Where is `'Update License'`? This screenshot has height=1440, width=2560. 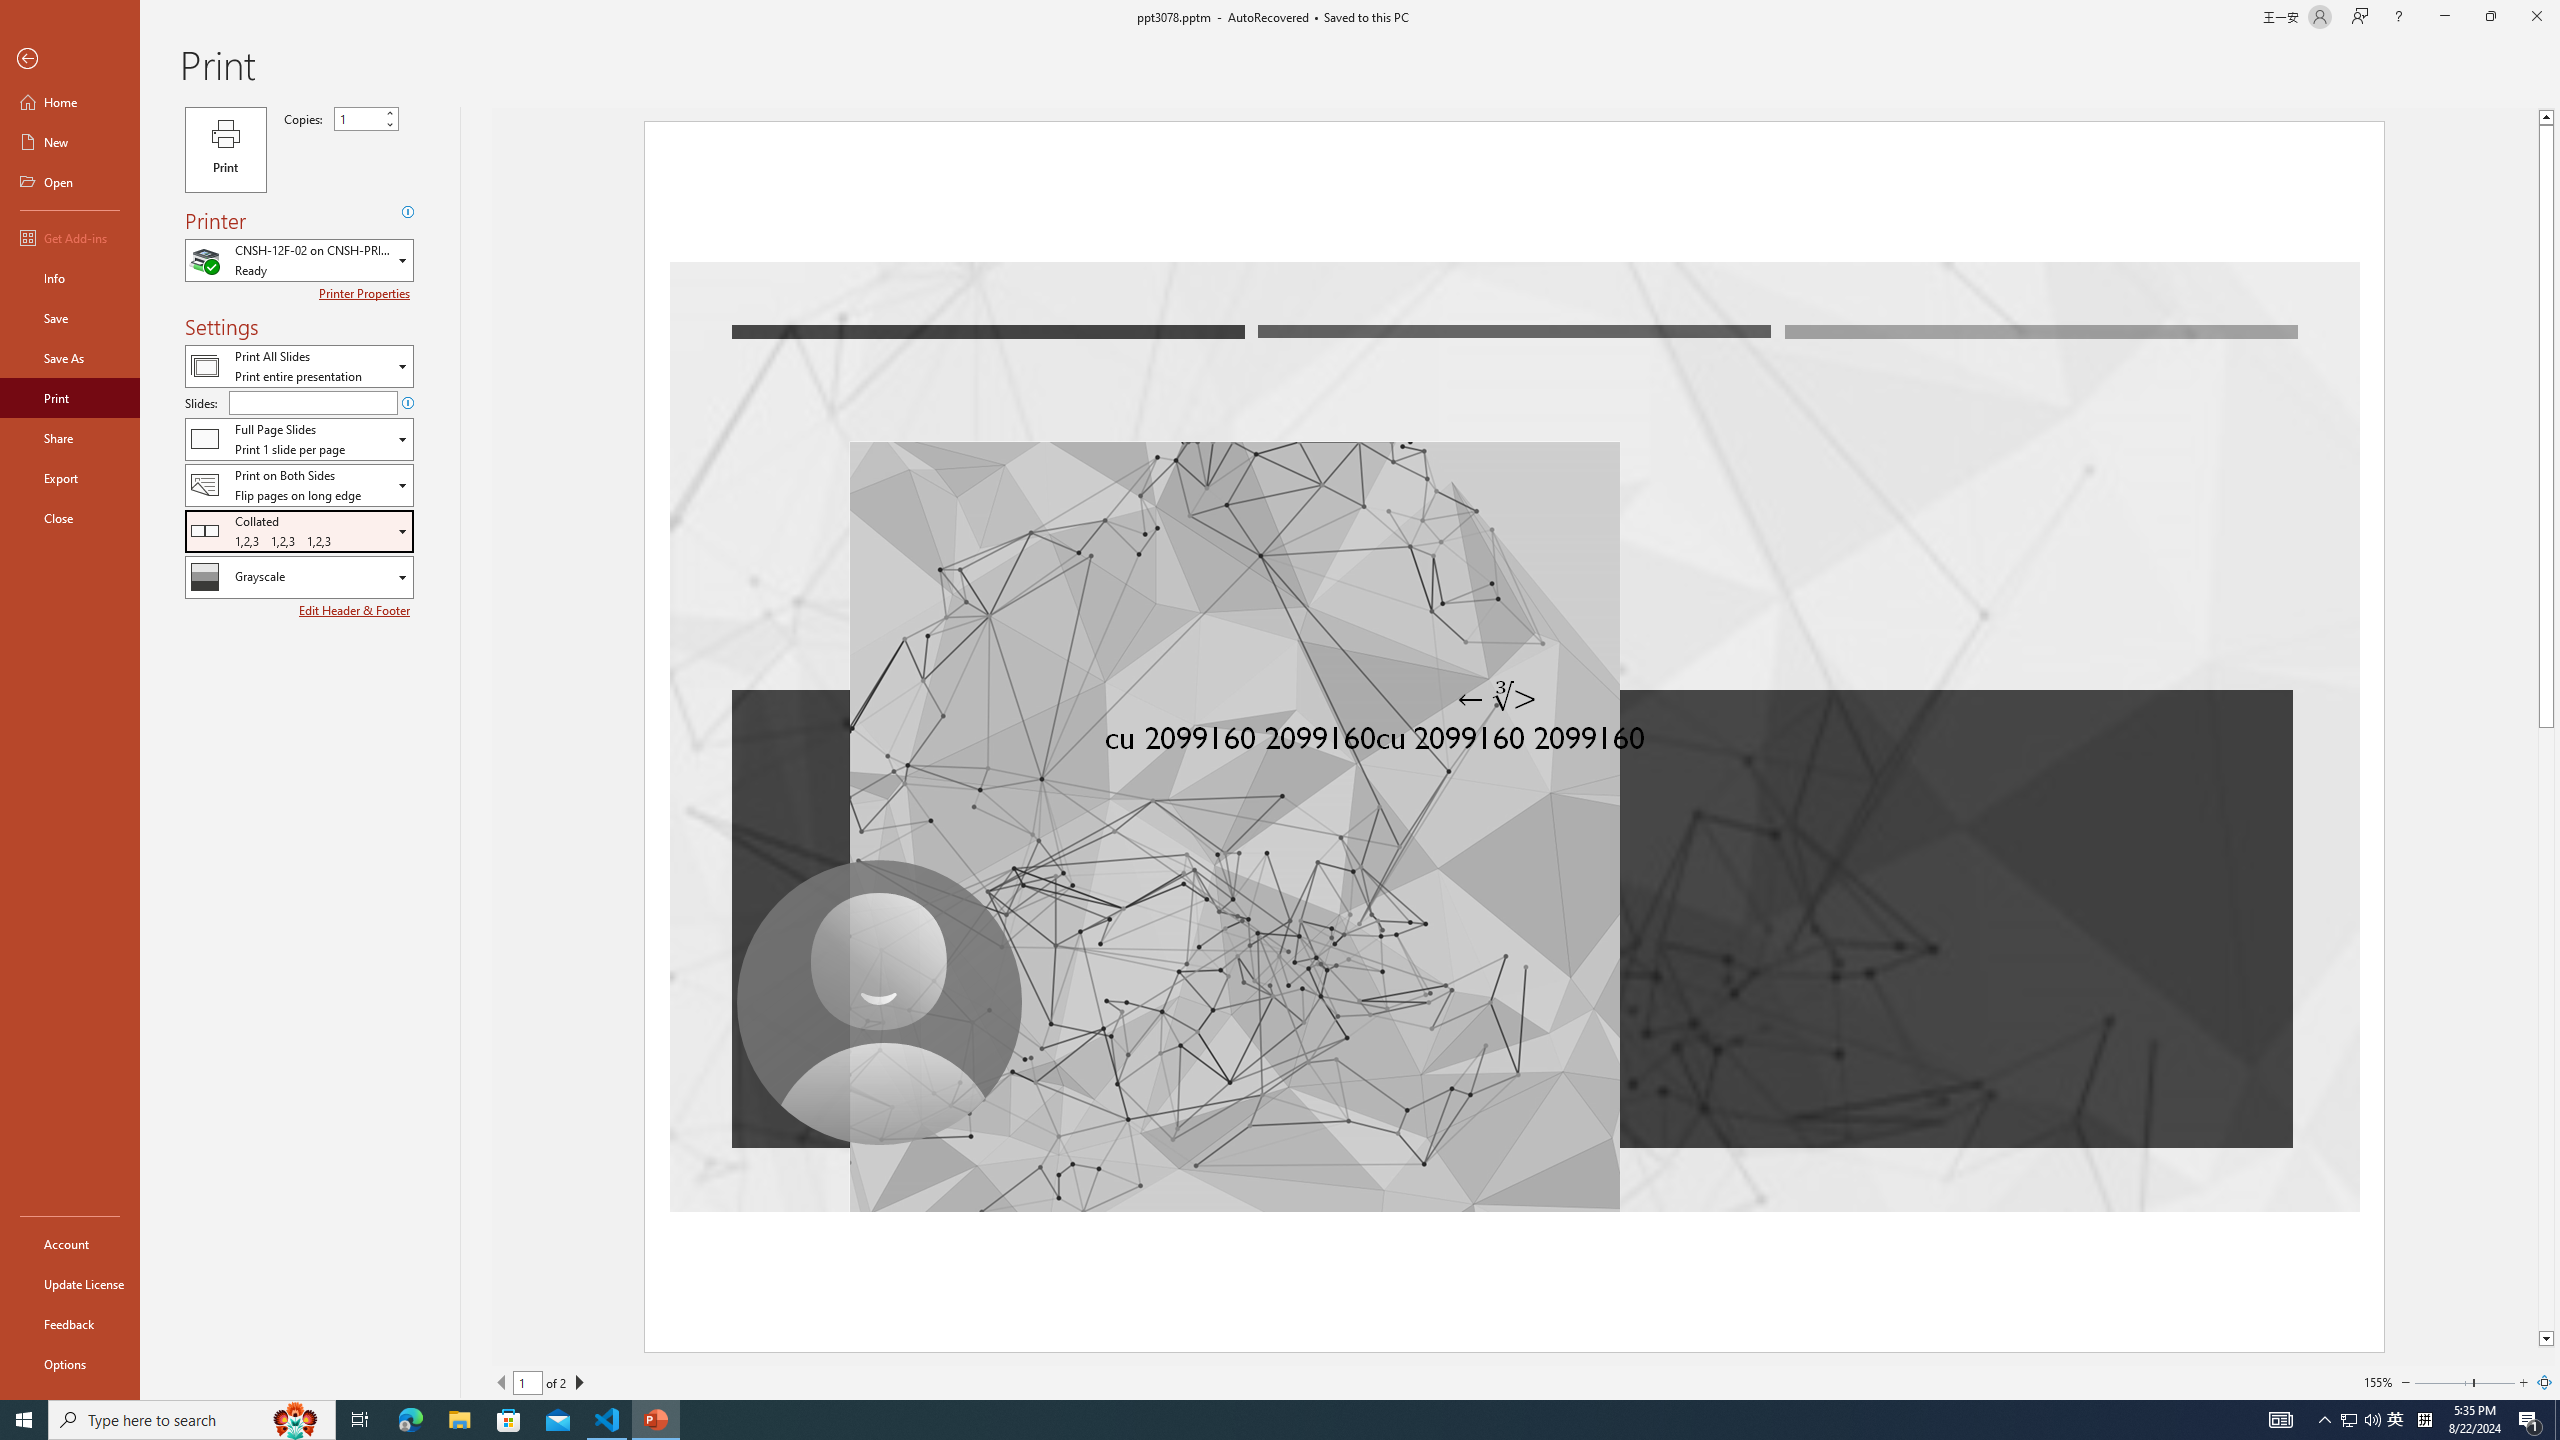 'Update License' is located at coordinates (69, 1283).